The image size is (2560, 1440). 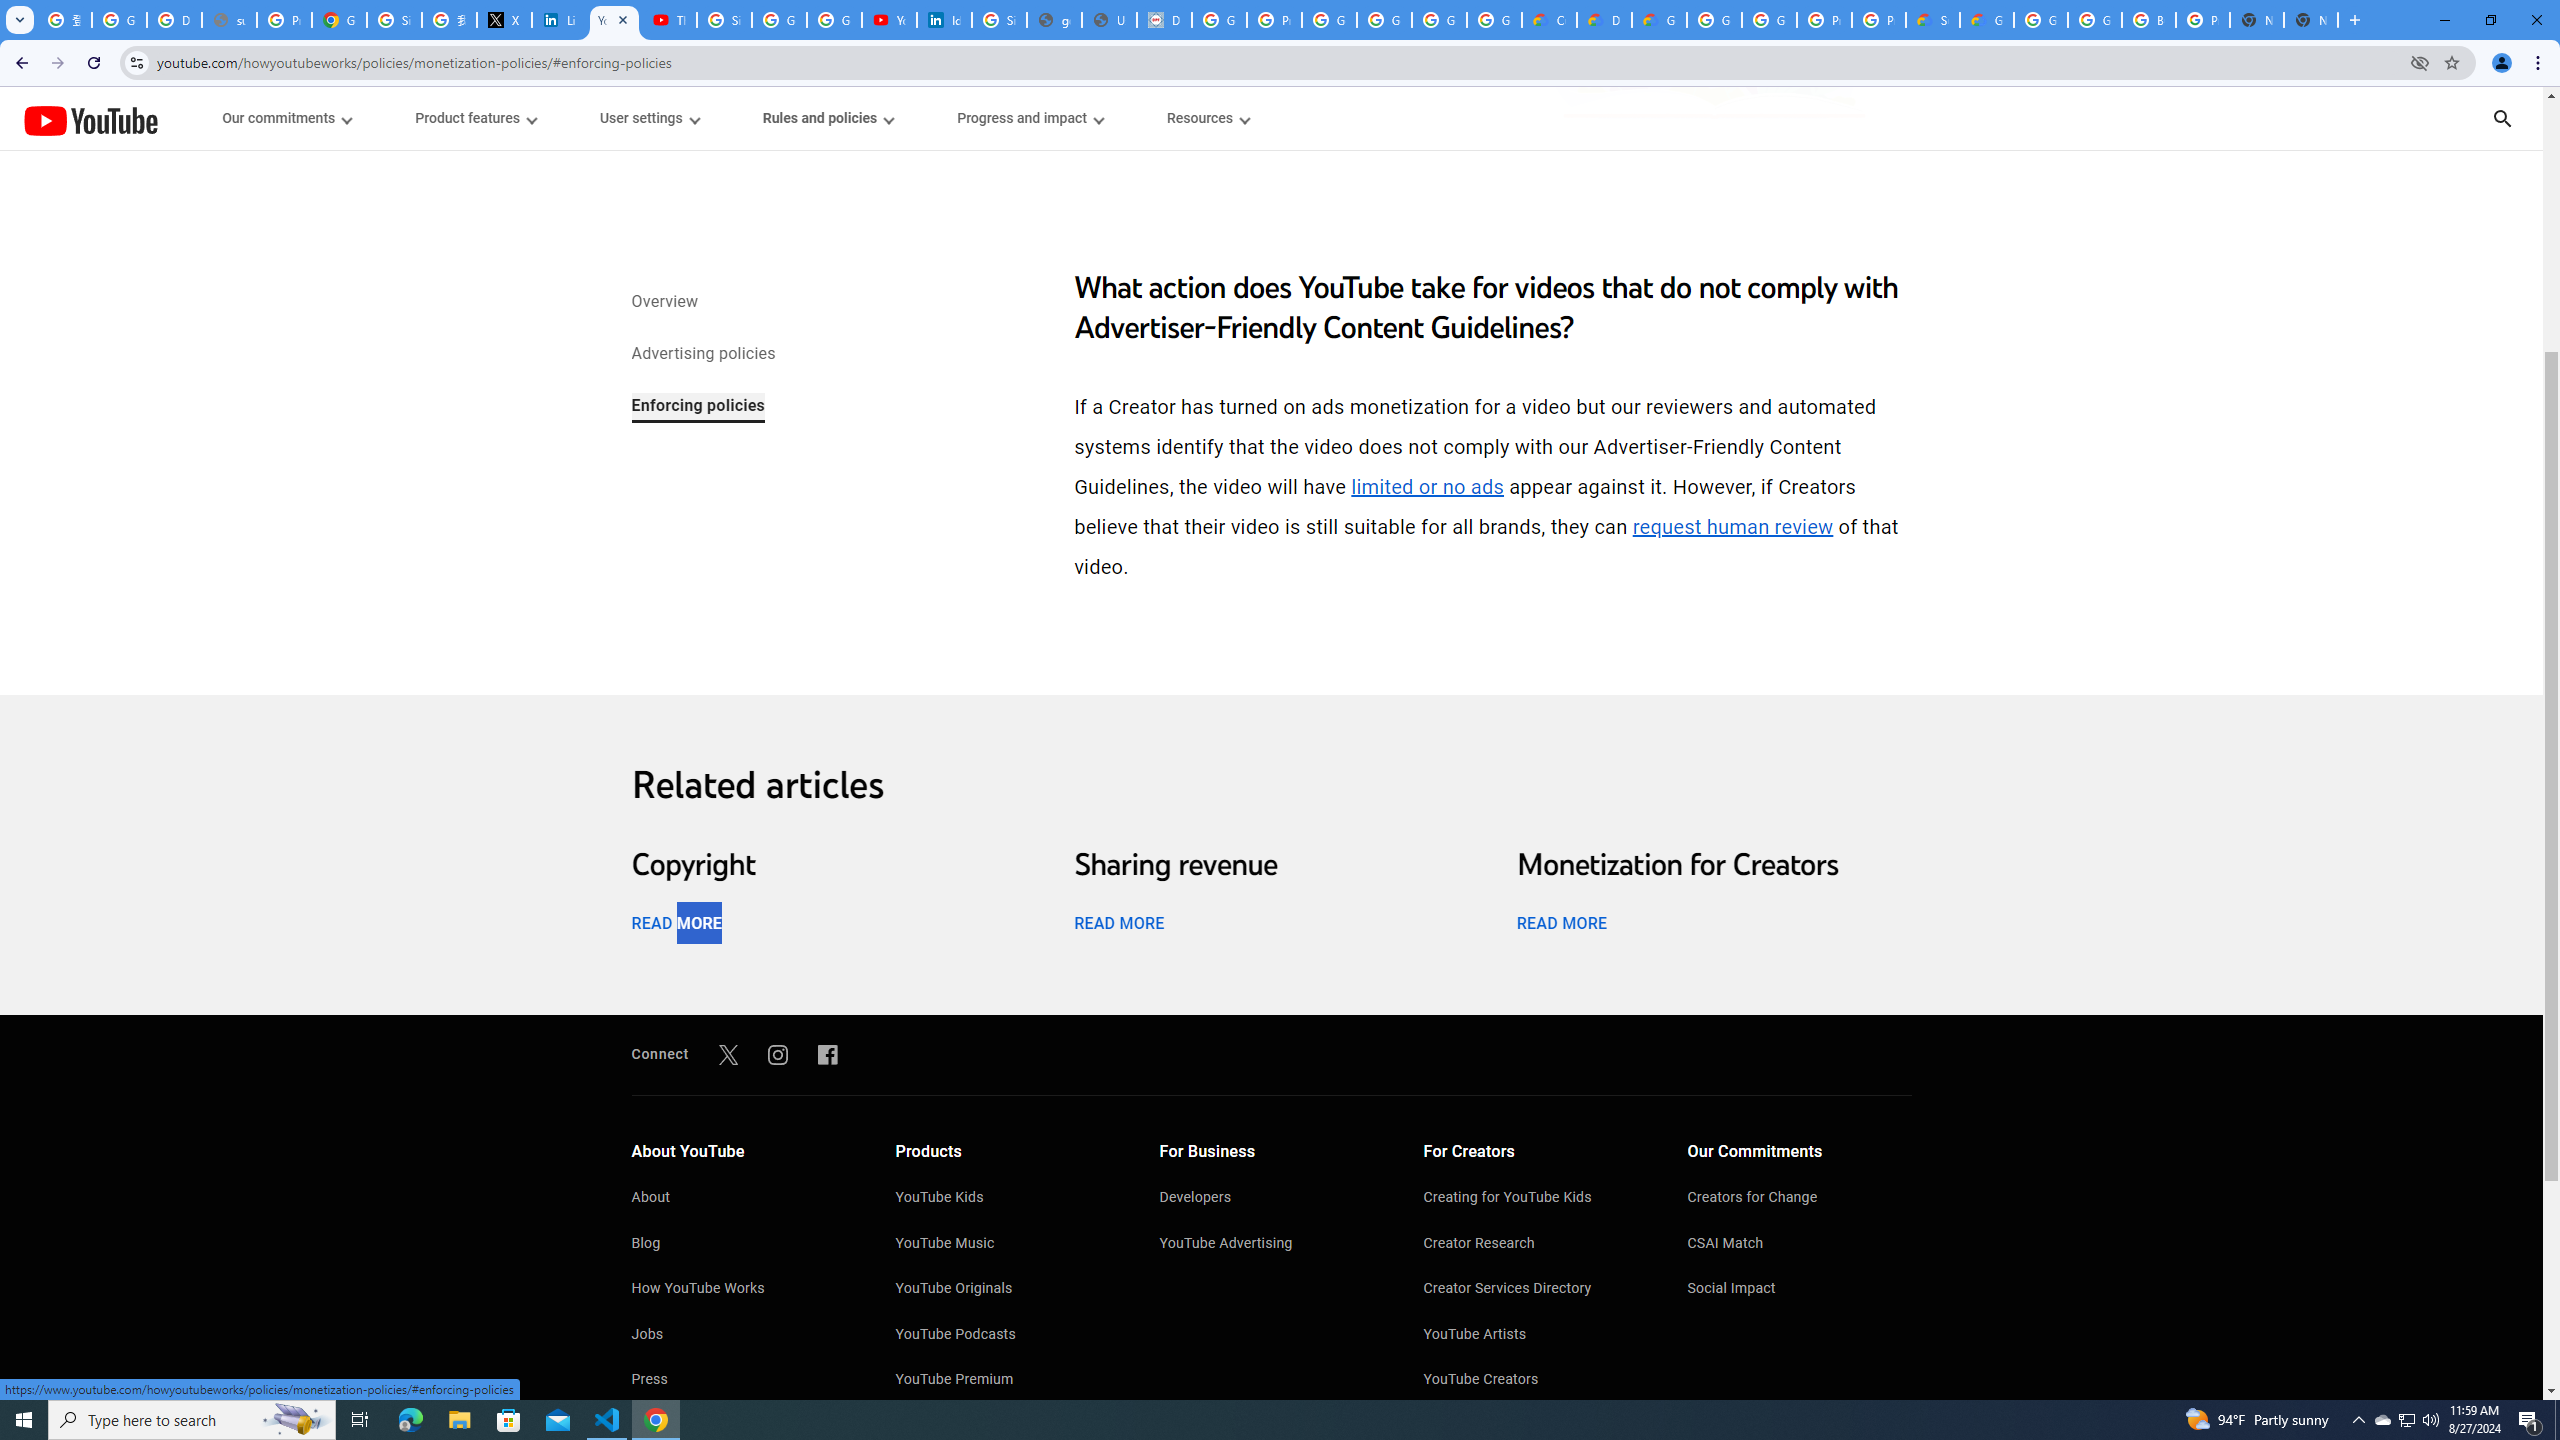 I want to click on 'Social Impact', so click(x=1798, y=1290).